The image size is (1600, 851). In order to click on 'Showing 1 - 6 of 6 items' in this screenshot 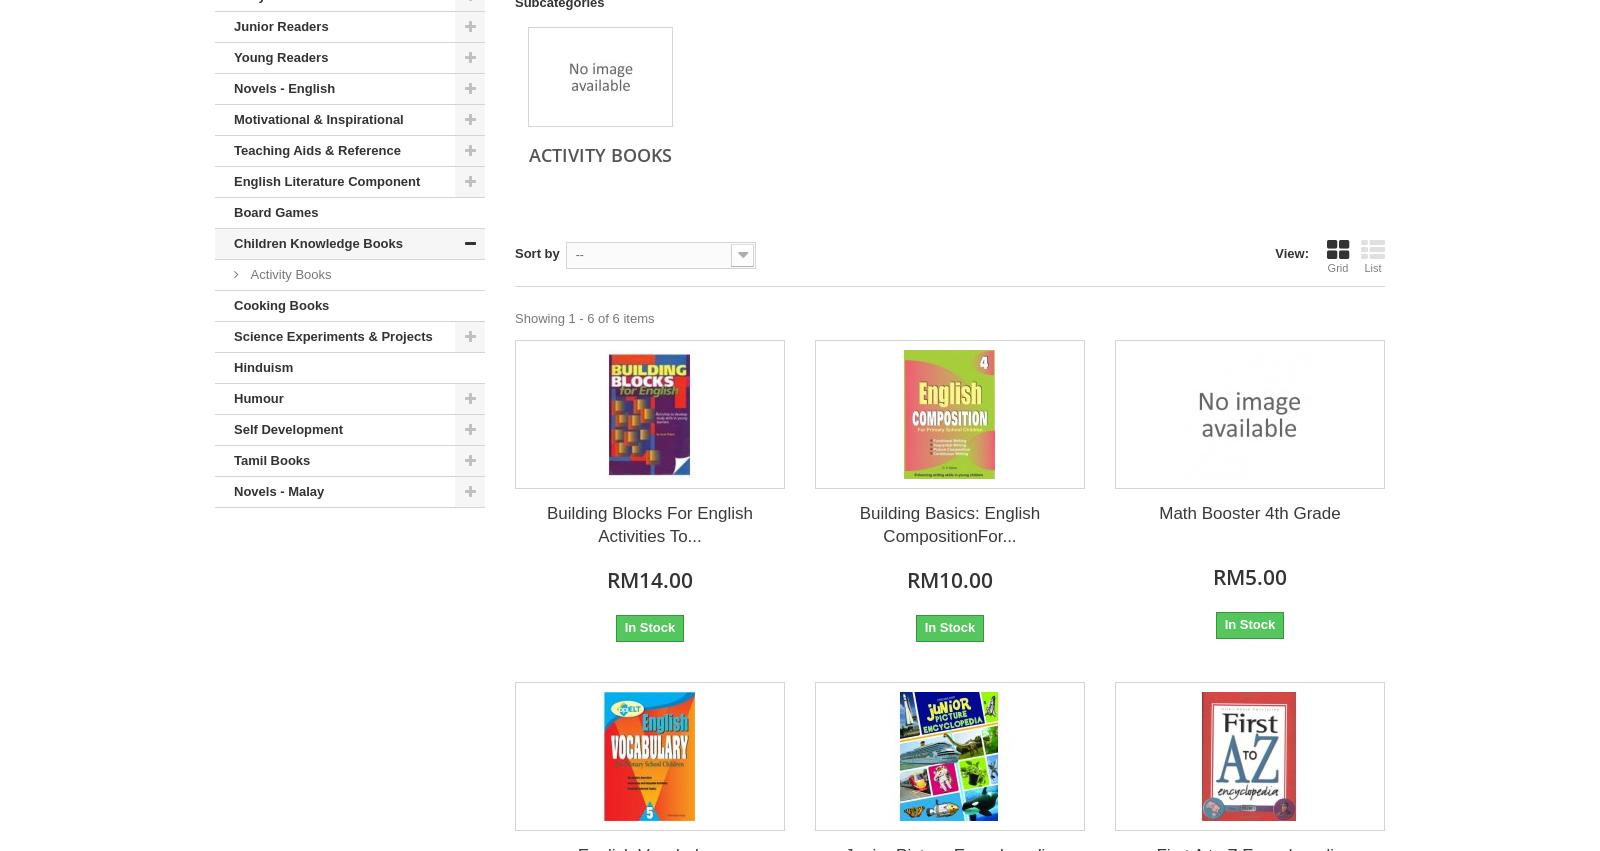, I will do `click(514, 317)`.